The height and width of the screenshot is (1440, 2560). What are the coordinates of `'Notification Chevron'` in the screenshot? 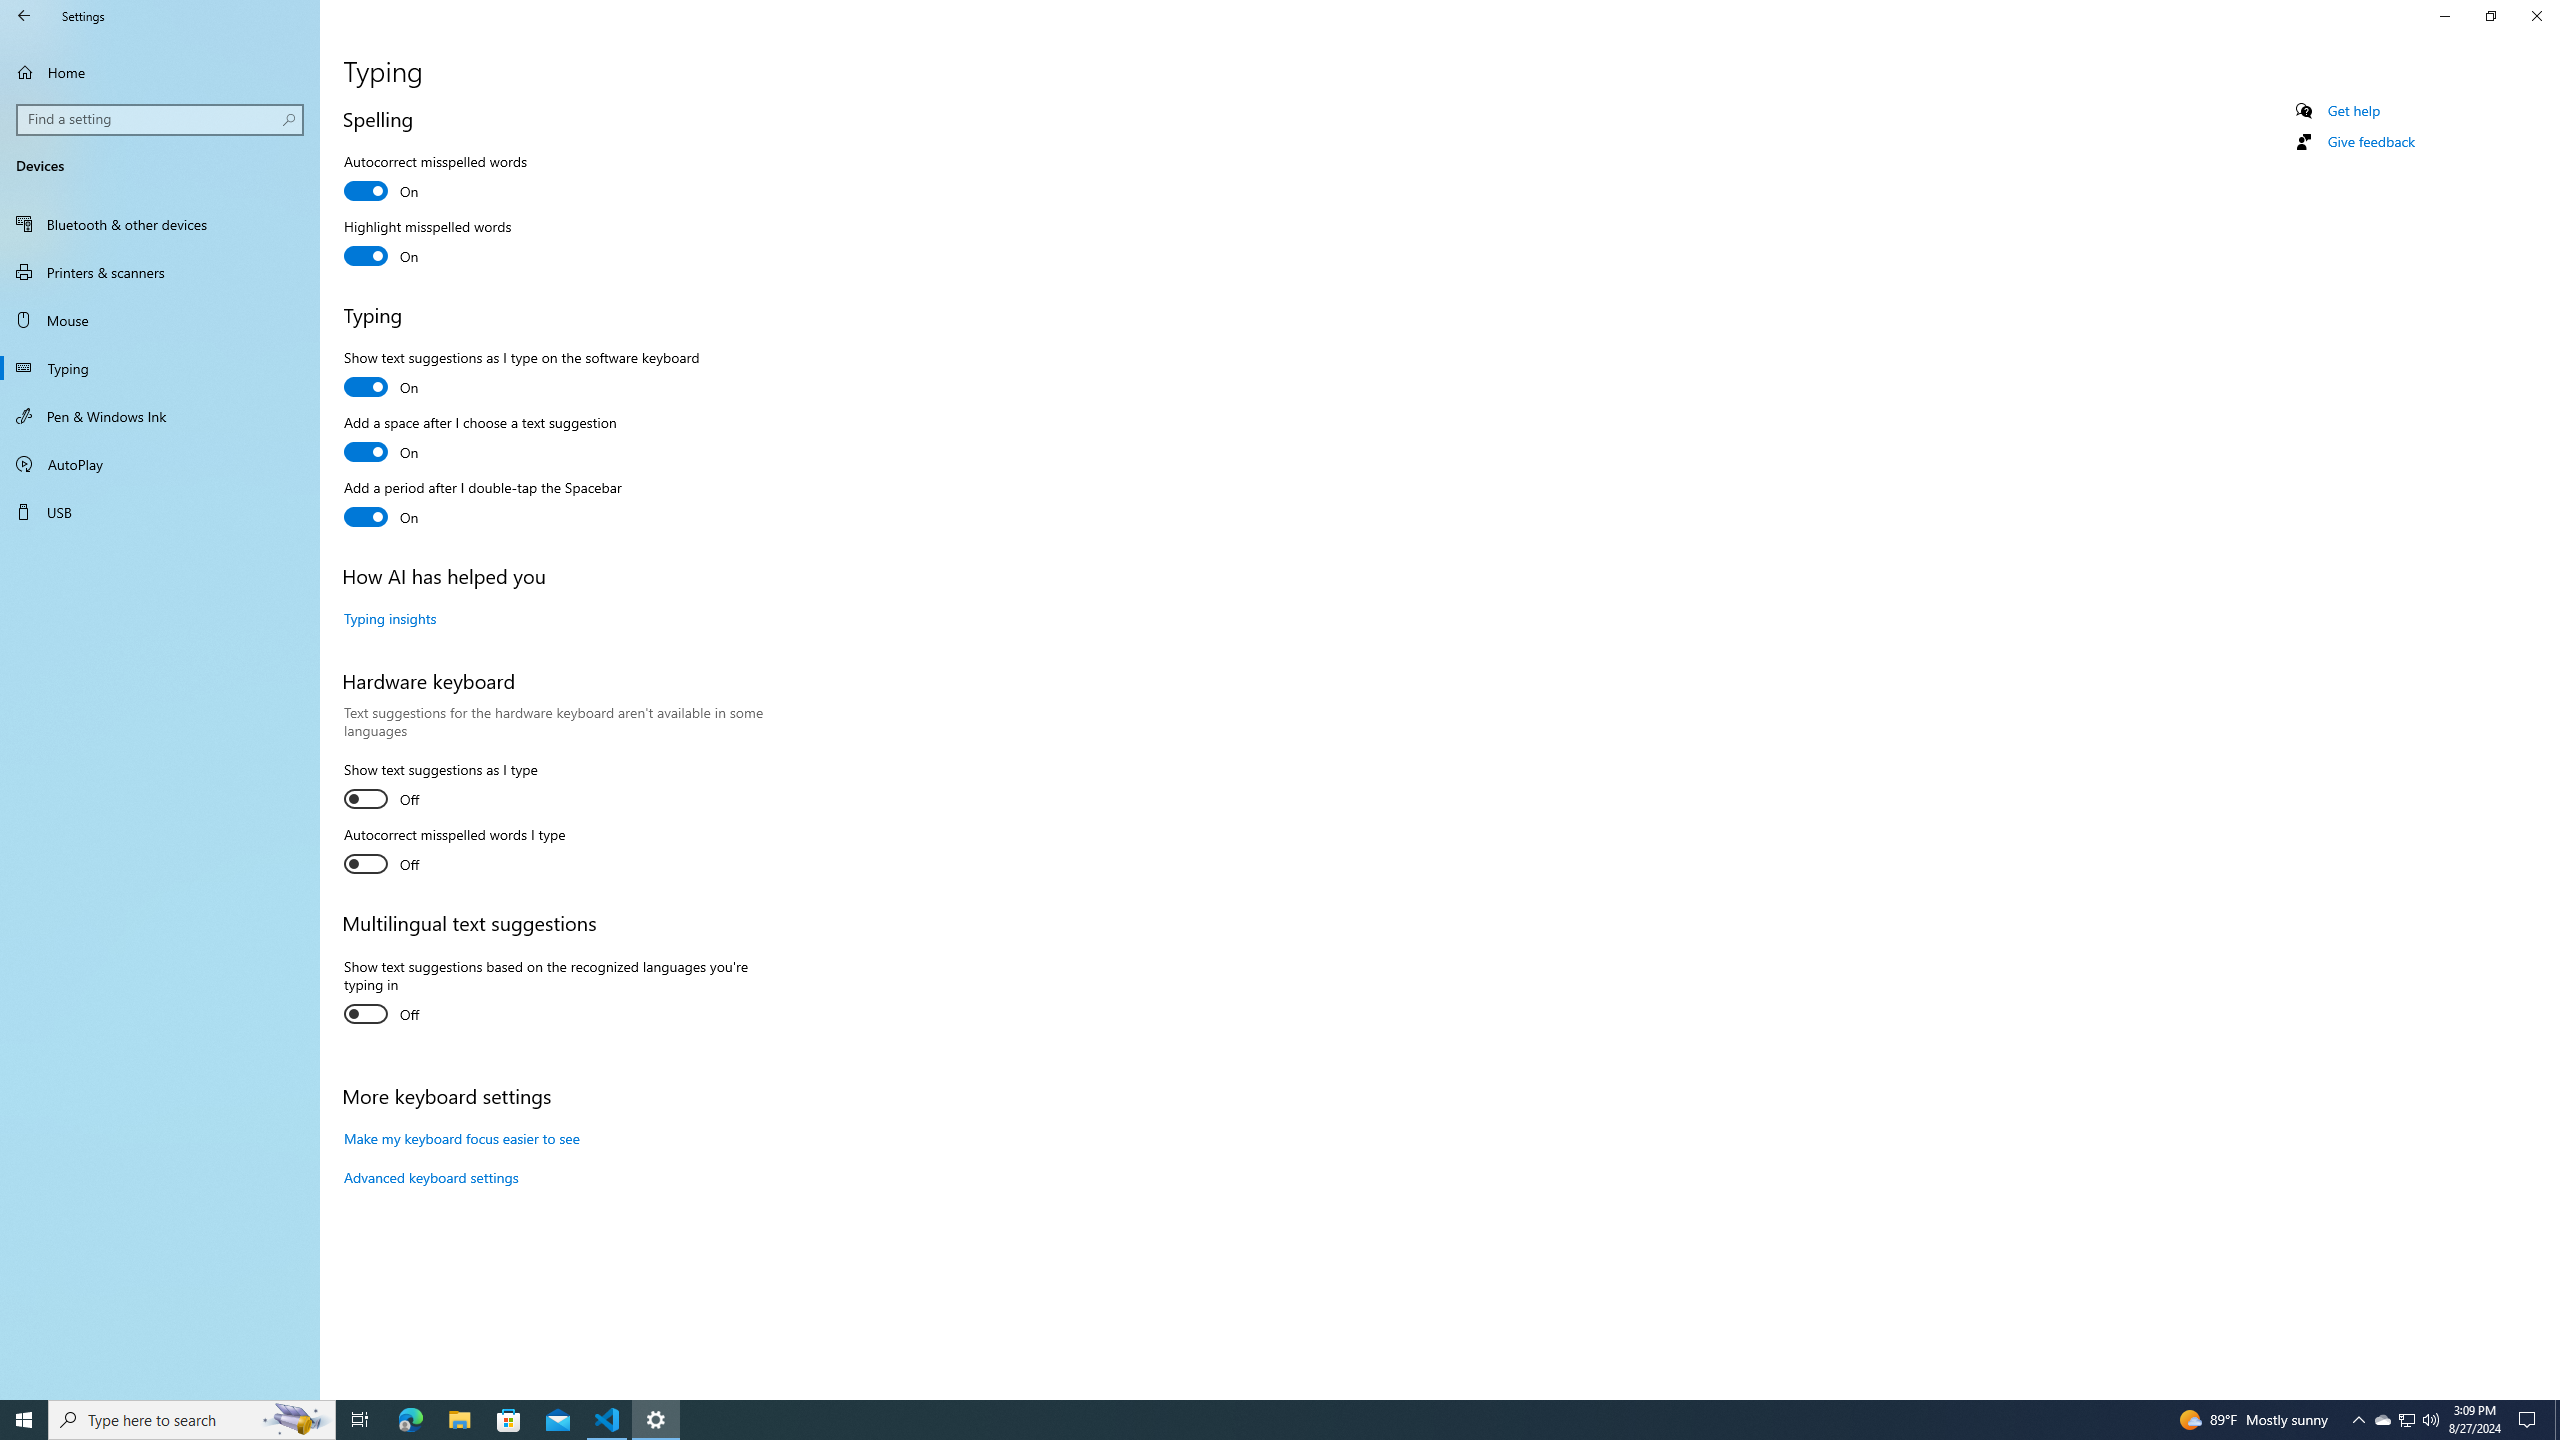 It's located at (2359, 1418).